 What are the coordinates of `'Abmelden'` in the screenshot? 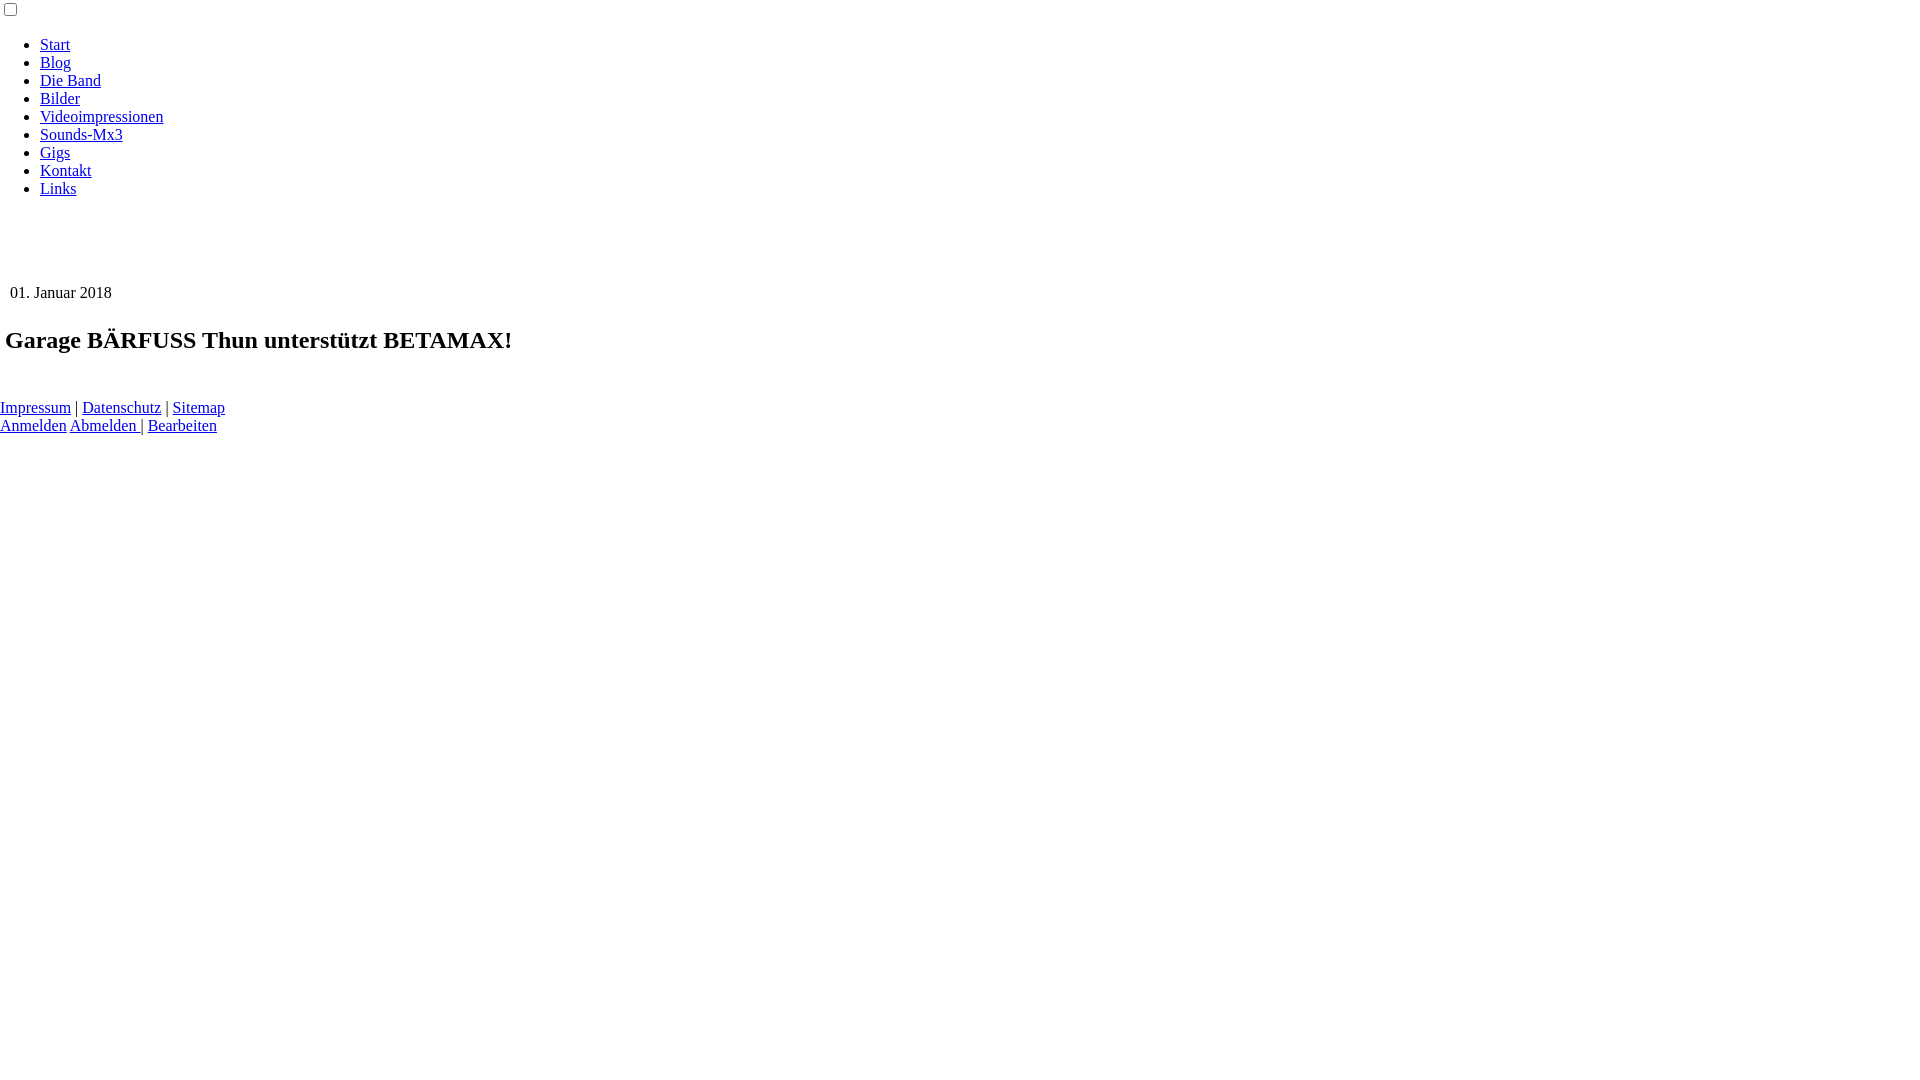 It's located at (104, 424).